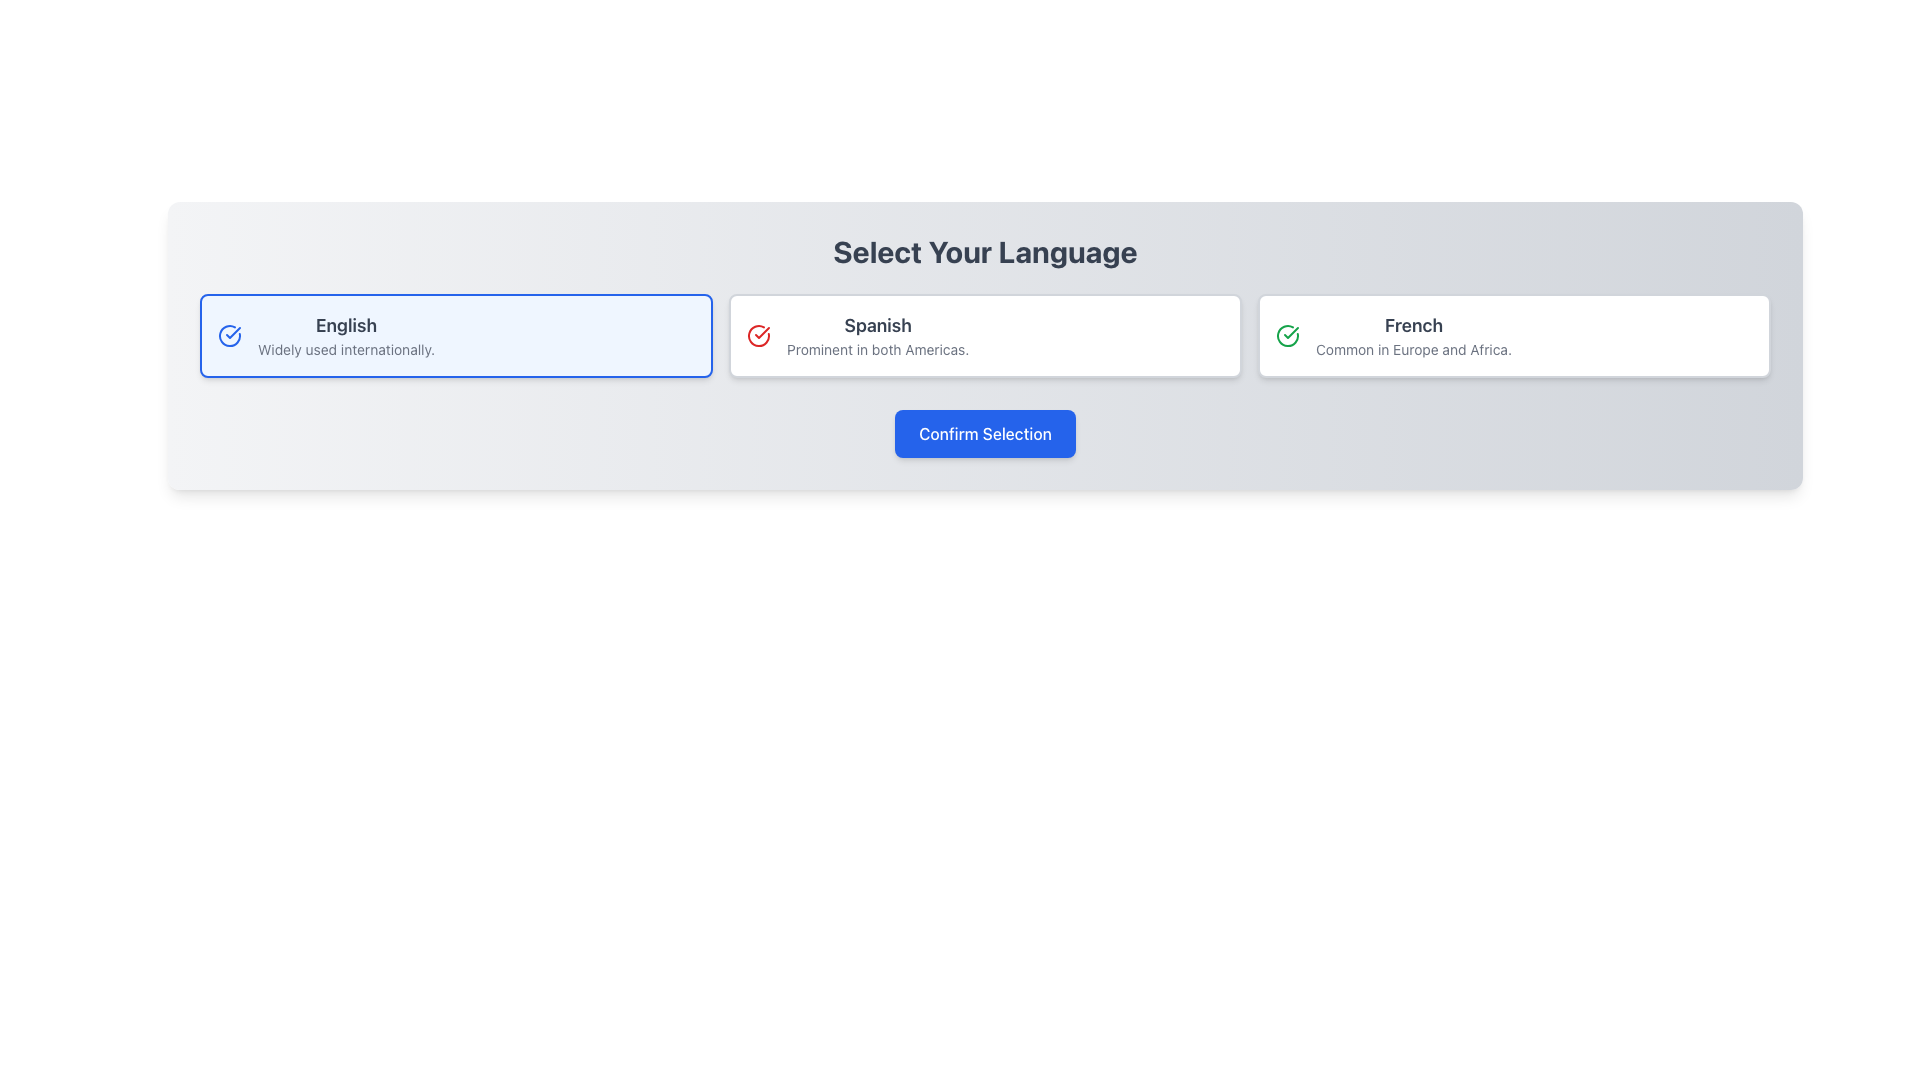 The image size is (1920, 1080). What do you see at coordinates (1413, 334) in the screenshot?
I see `the label and description text for the 'French' language option in the language selection interface, which is the third entry in the horizontal list of language options` at bounding box center [1413, 334].